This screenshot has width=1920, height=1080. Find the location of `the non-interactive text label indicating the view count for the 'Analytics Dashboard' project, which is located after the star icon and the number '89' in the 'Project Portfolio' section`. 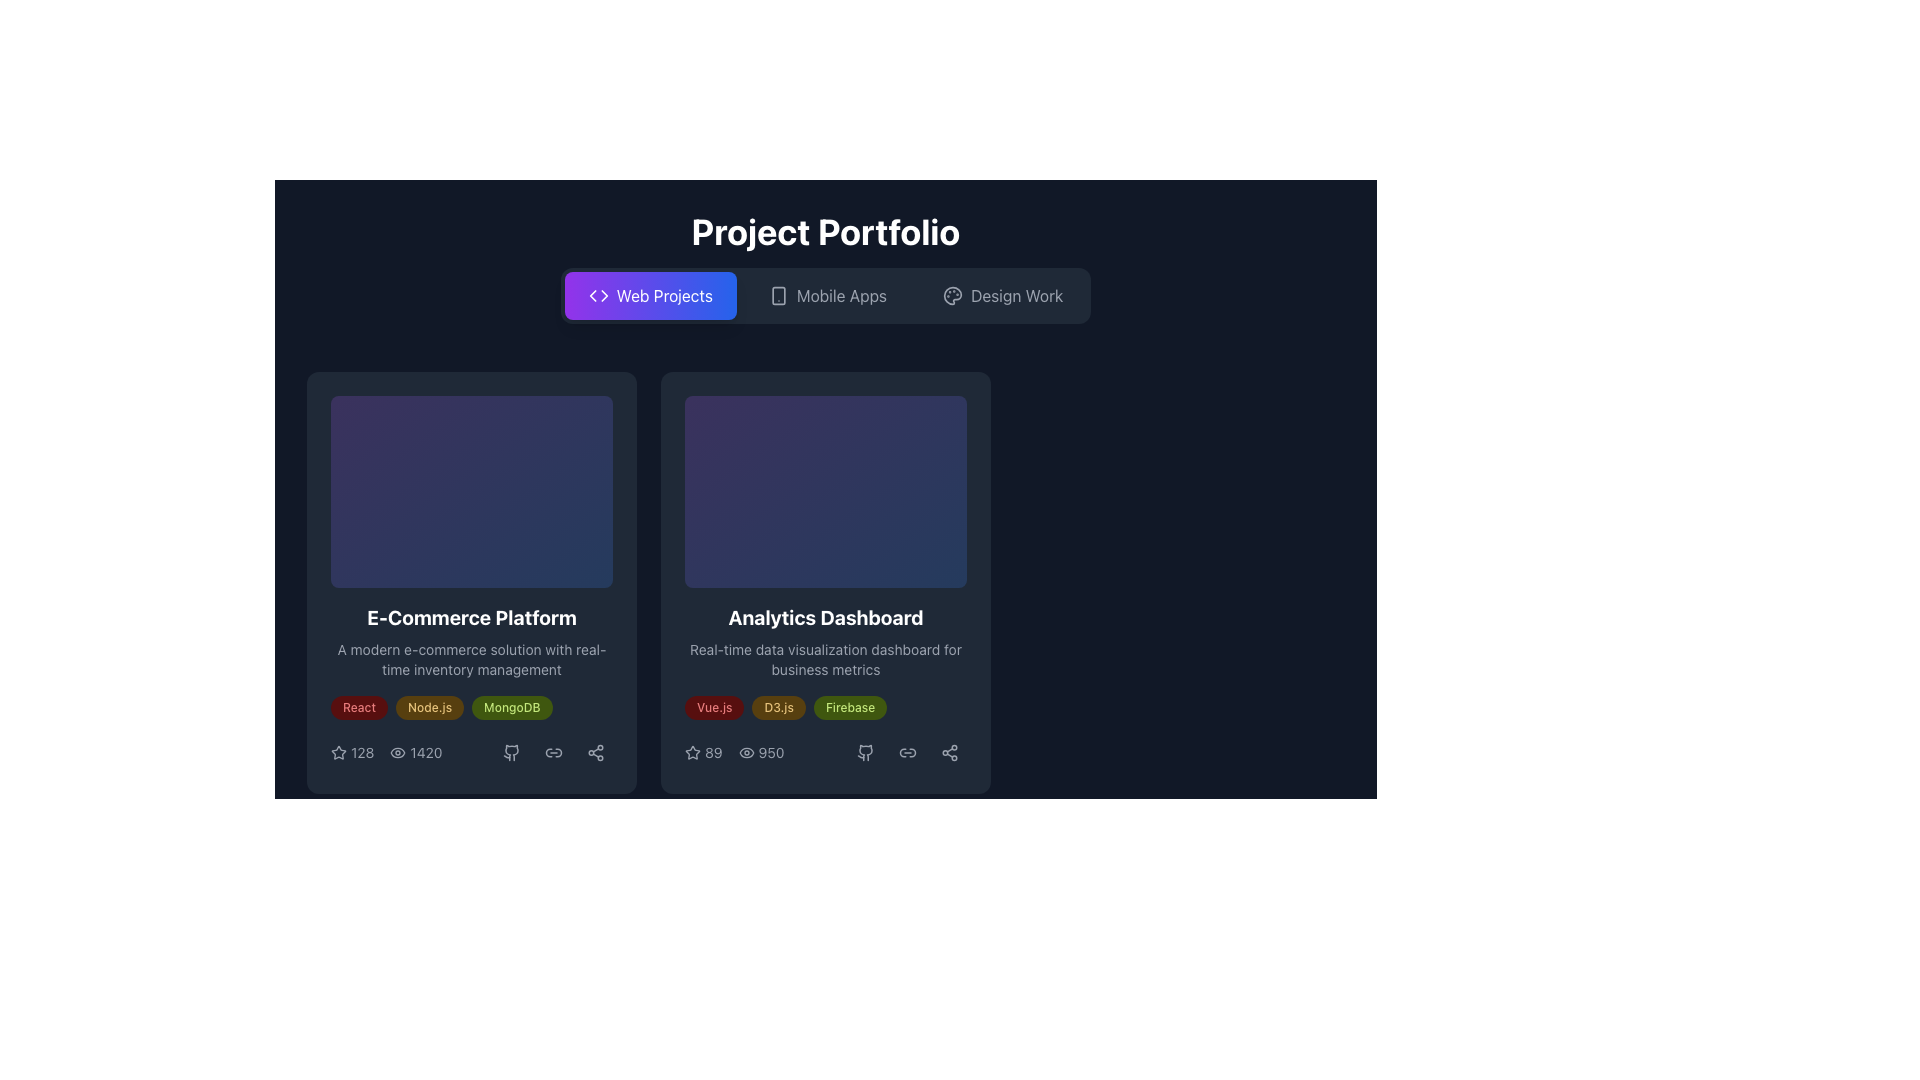

the non-interactive text label indicating the view count for the 'Analytics Dashboard' project, which is located after the star icon and the number '89' in the 'Project Portfolio' section is located at coordinates (760, 752).